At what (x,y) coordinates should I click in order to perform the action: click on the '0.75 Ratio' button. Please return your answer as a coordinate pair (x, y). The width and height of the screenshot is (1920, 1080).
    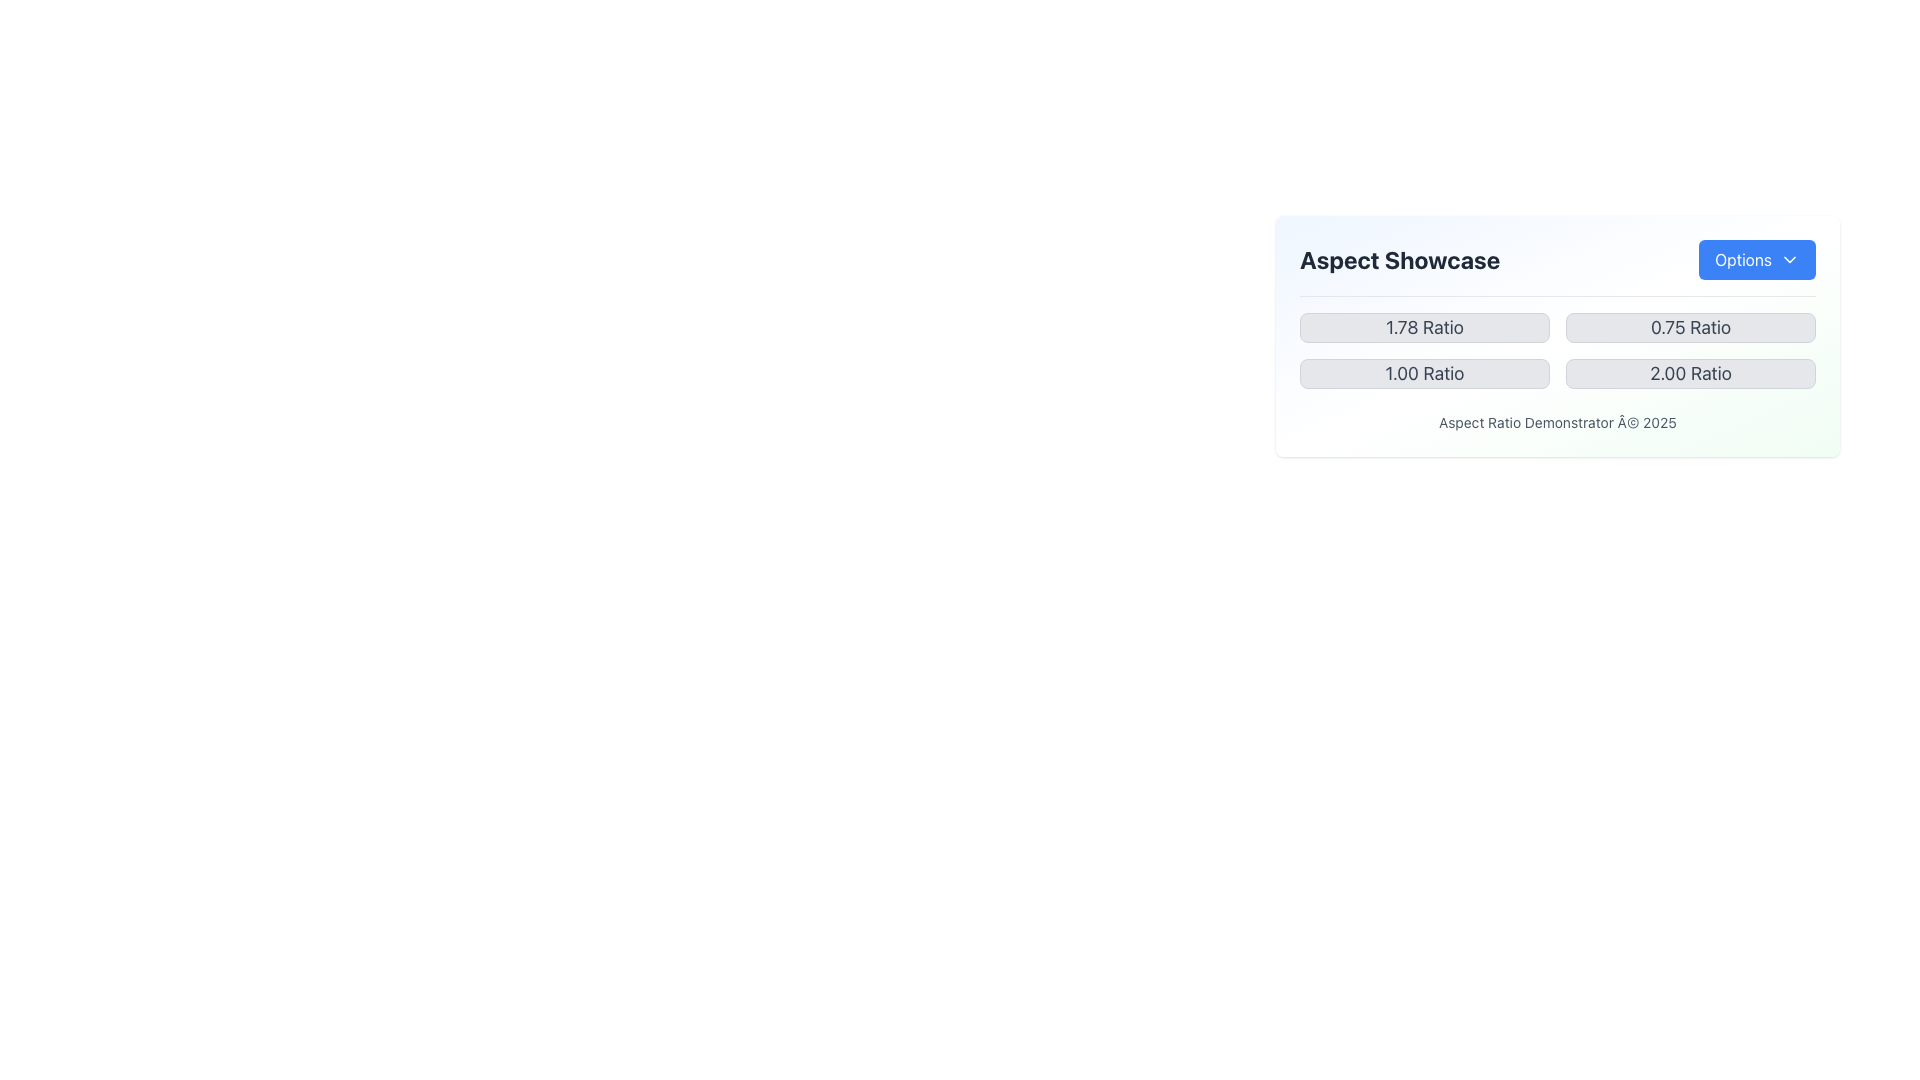
    Looking at the image, I should click on (1689, 326).